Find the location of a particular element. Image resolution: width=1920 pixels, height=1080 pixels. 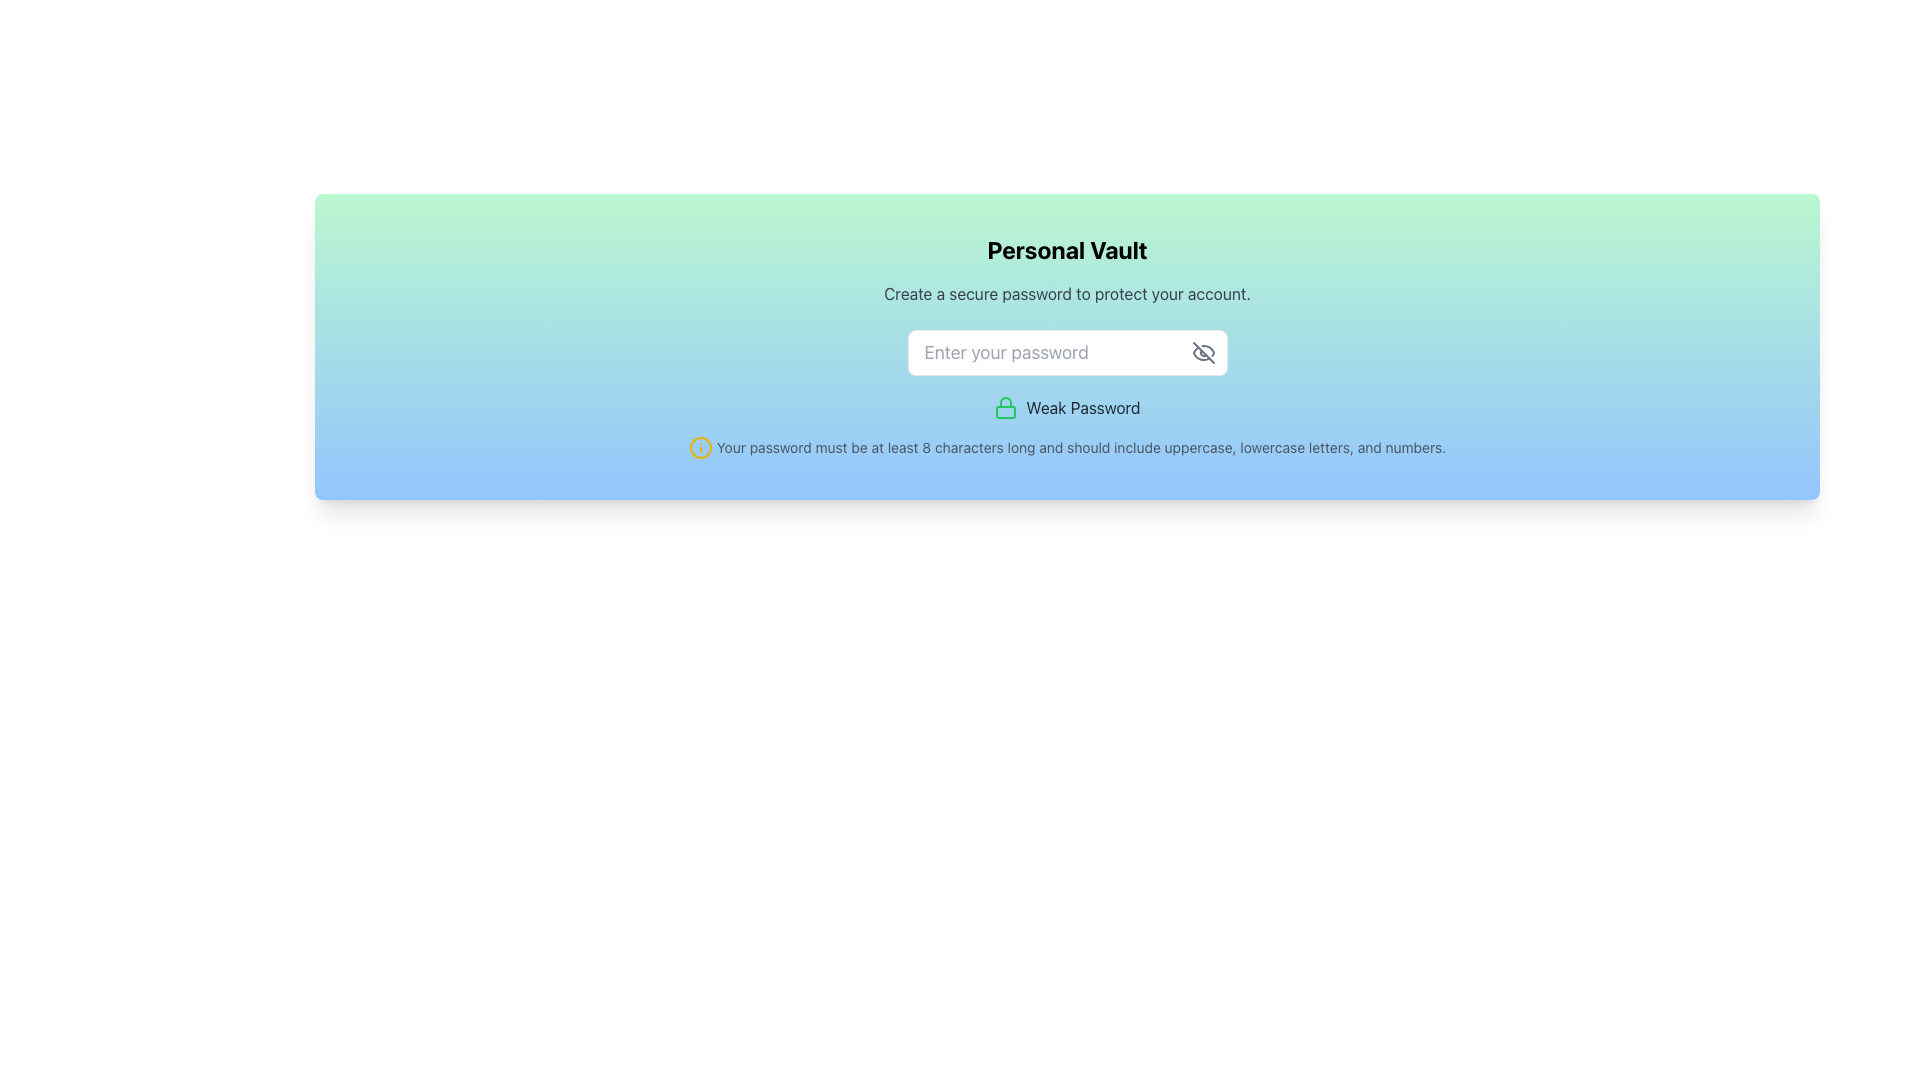

the title text label that indicates the purpose of creating a secure password, located at the top of the section is located at coordinates (1066, 249).